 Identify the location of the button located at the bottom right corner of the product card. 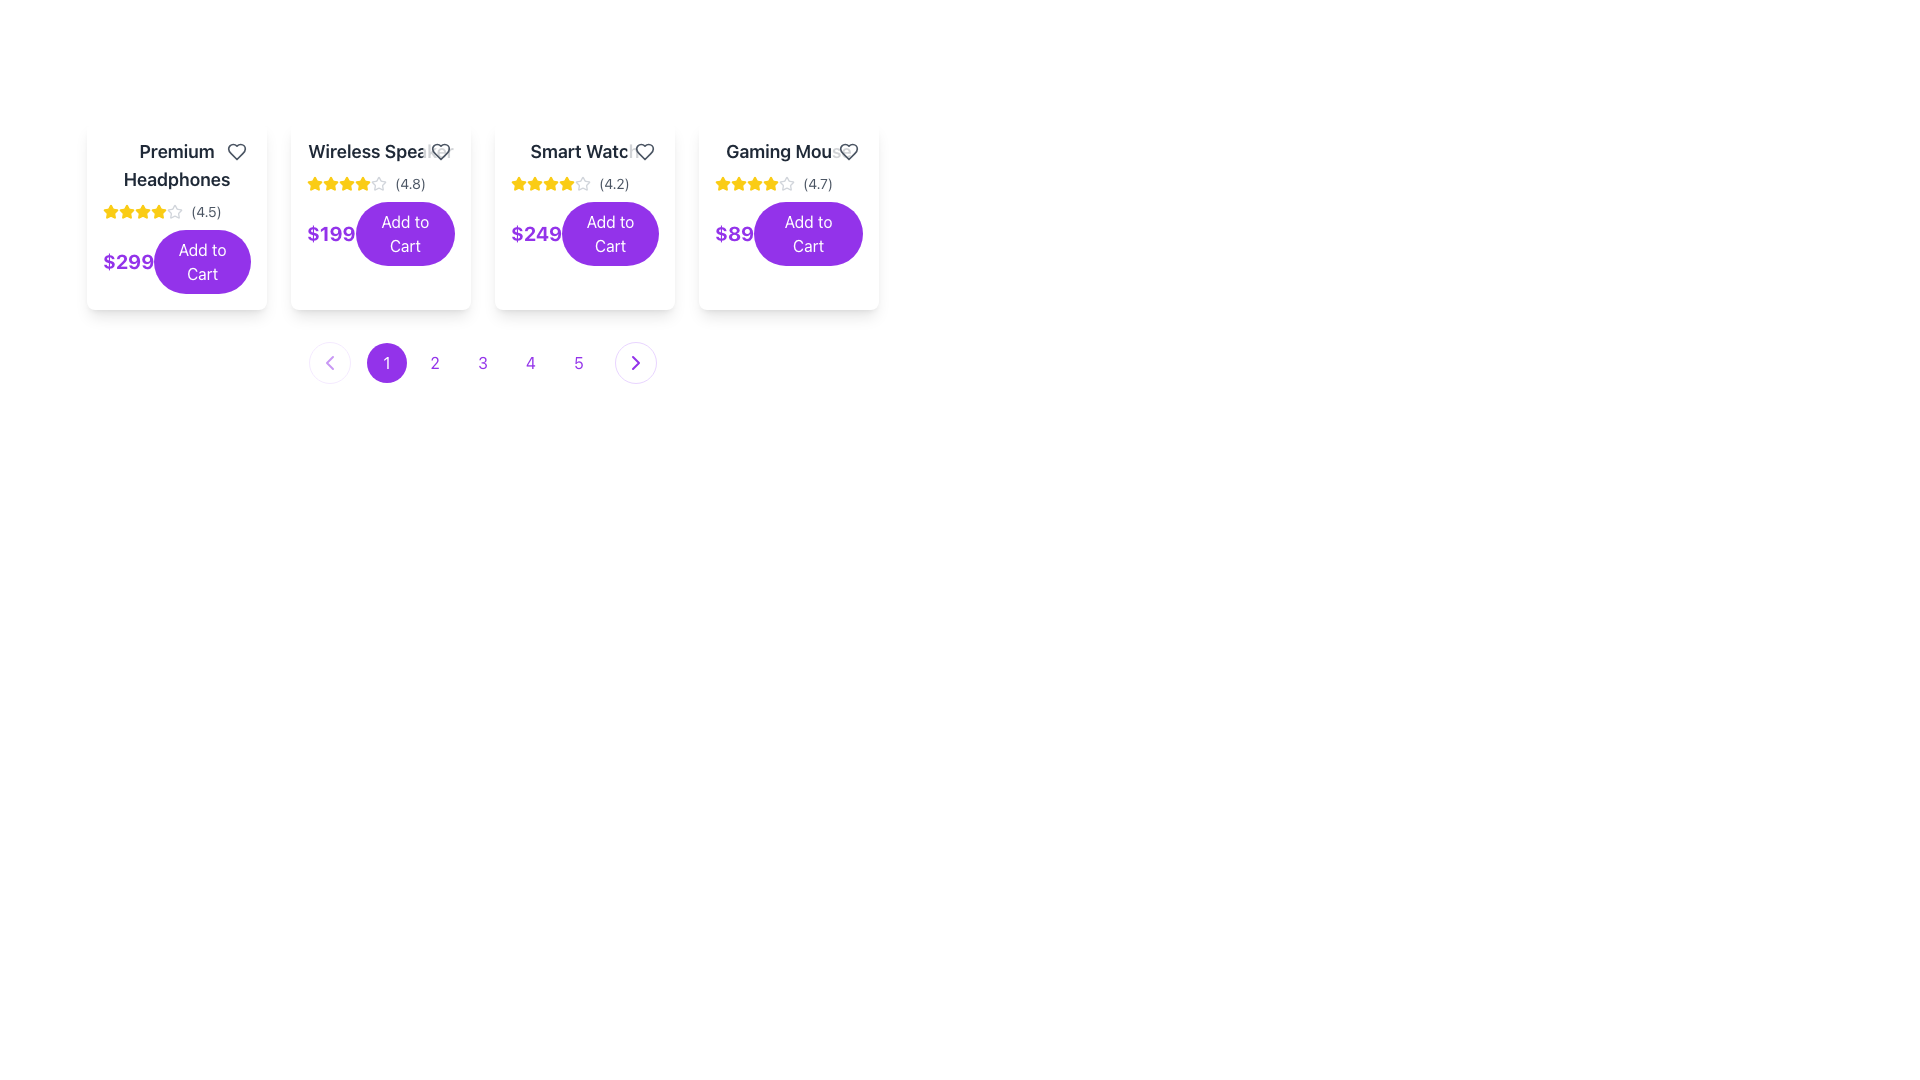
(609, 233).